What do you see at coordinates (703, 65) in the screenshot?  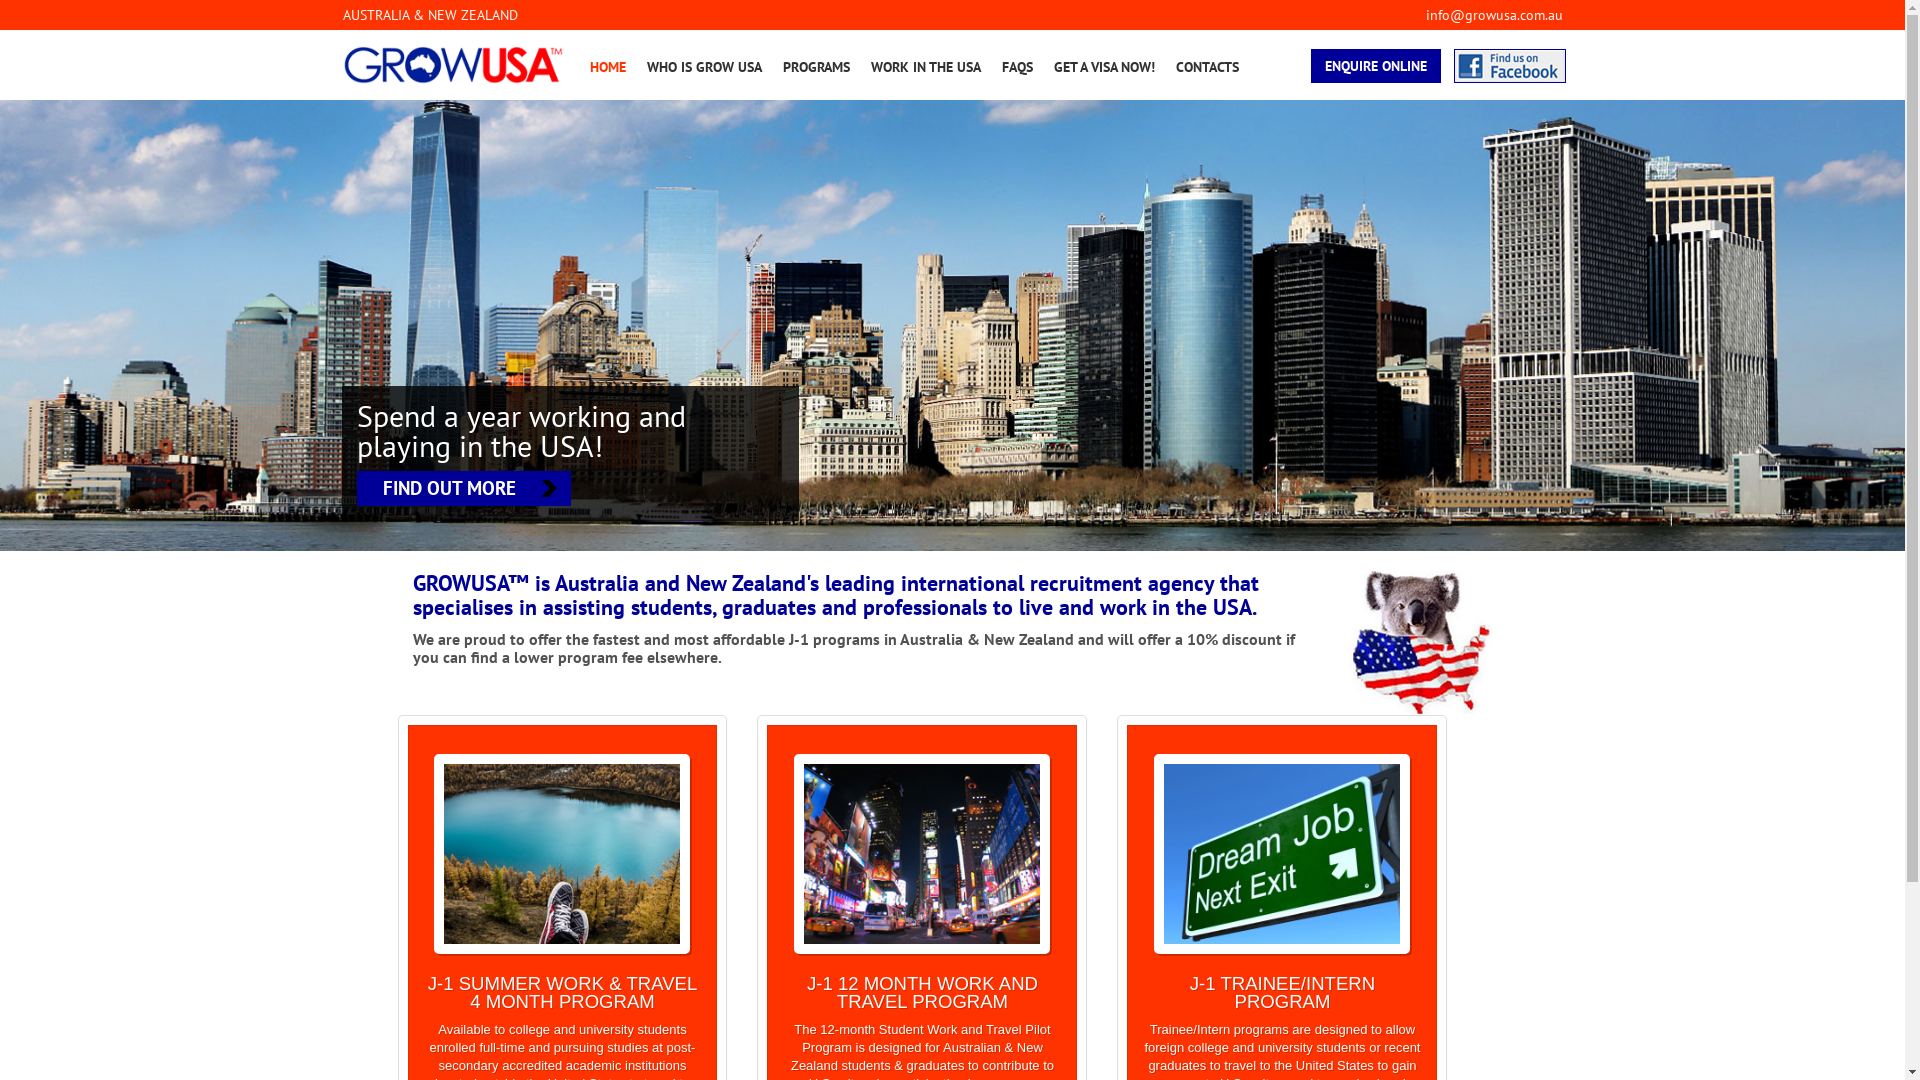 I see `'WHO IS GROW USA'` at bounding box center [703, 65].